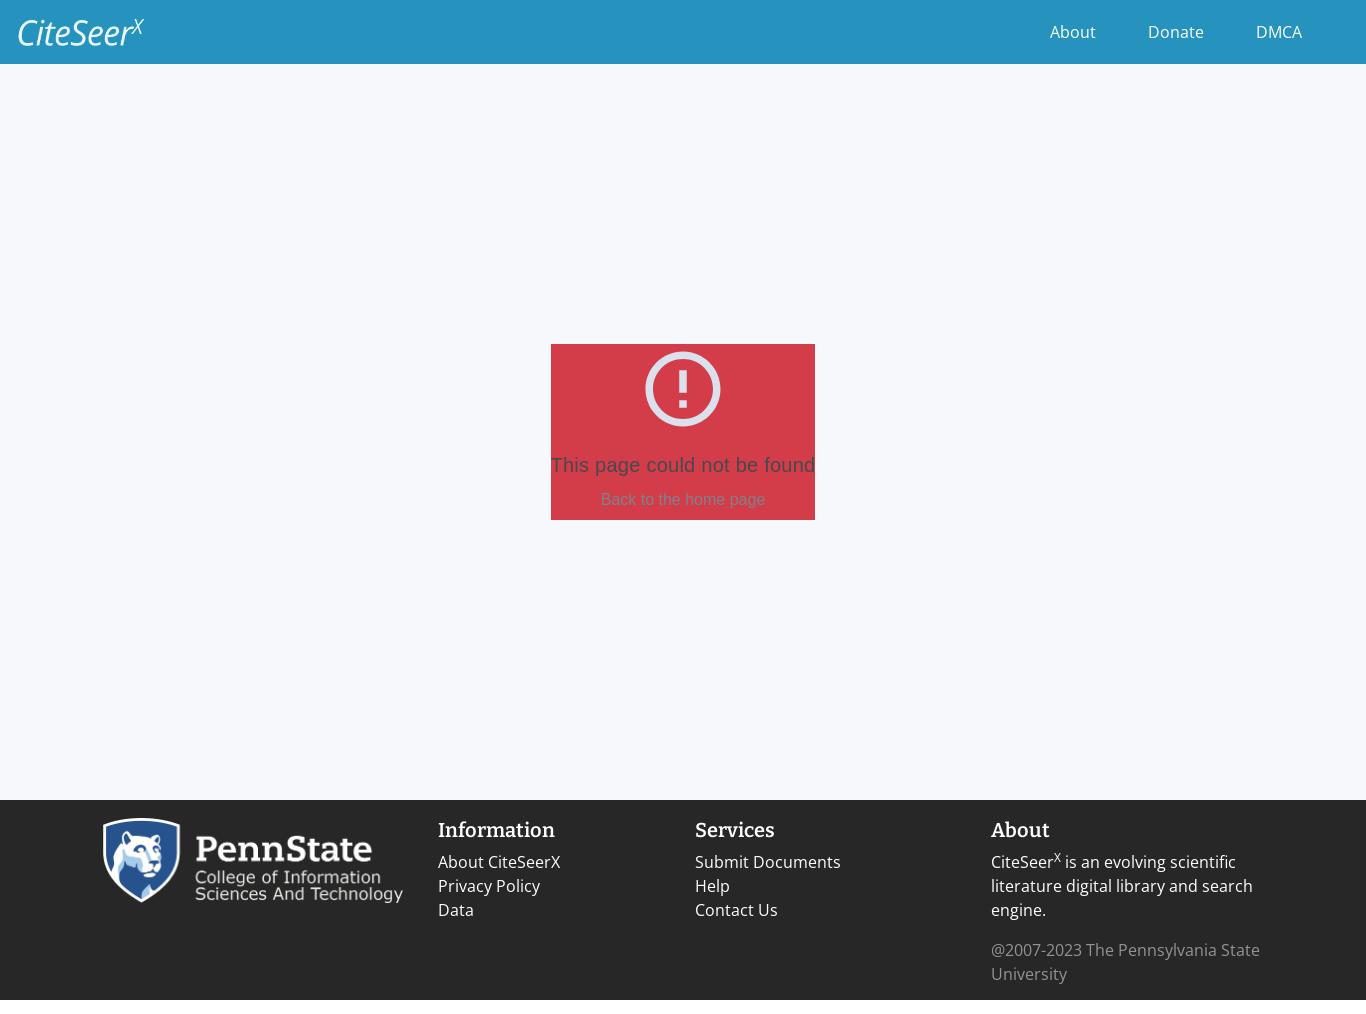  Describe the element at coordinates (1121, 885) in the screenshot. I see `'is an evolving scientific literature digital library and search engine.'` at that location.